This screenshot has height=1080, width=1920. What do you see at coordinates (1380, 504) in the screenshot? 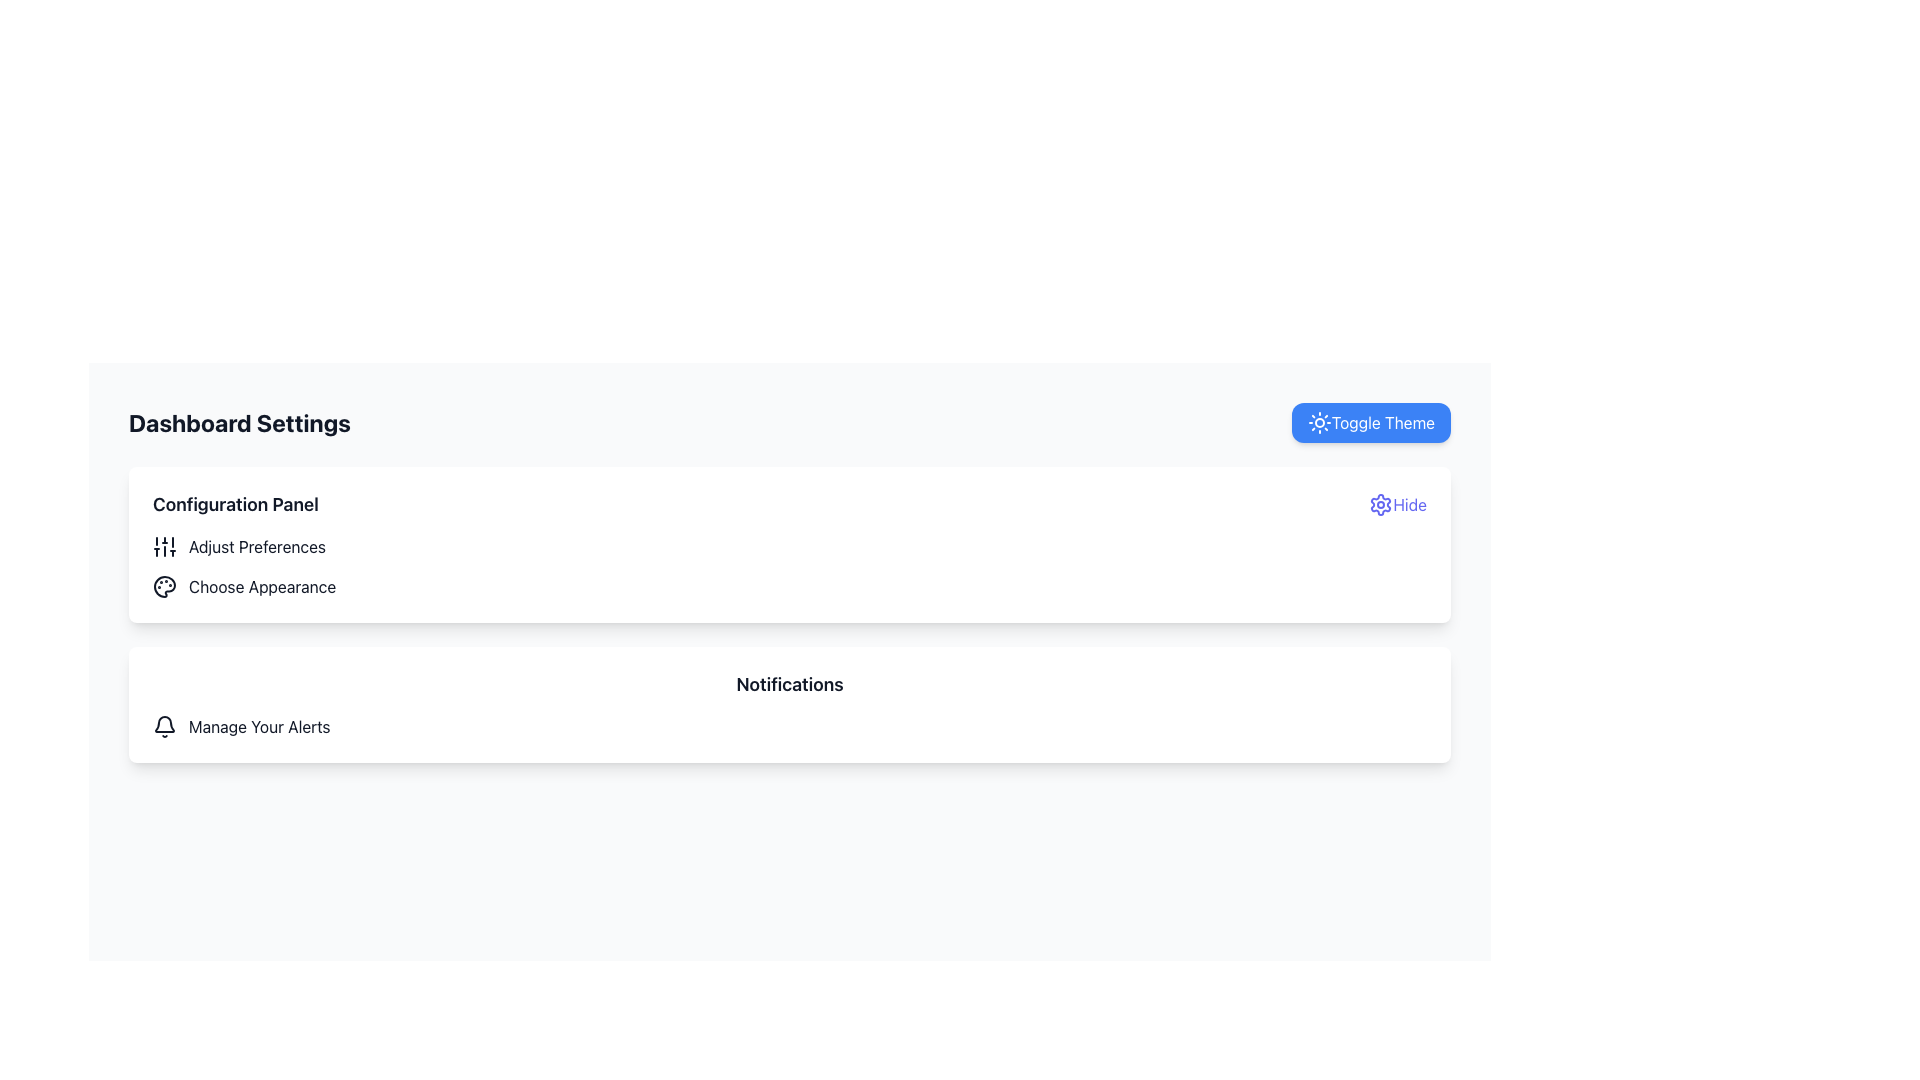
I see `the gear-shaped icon located in the top right corner of the interface, which is part of a group containing a gear and a central circle, suggesting a settings theme` at bounding box center [1380, 504].